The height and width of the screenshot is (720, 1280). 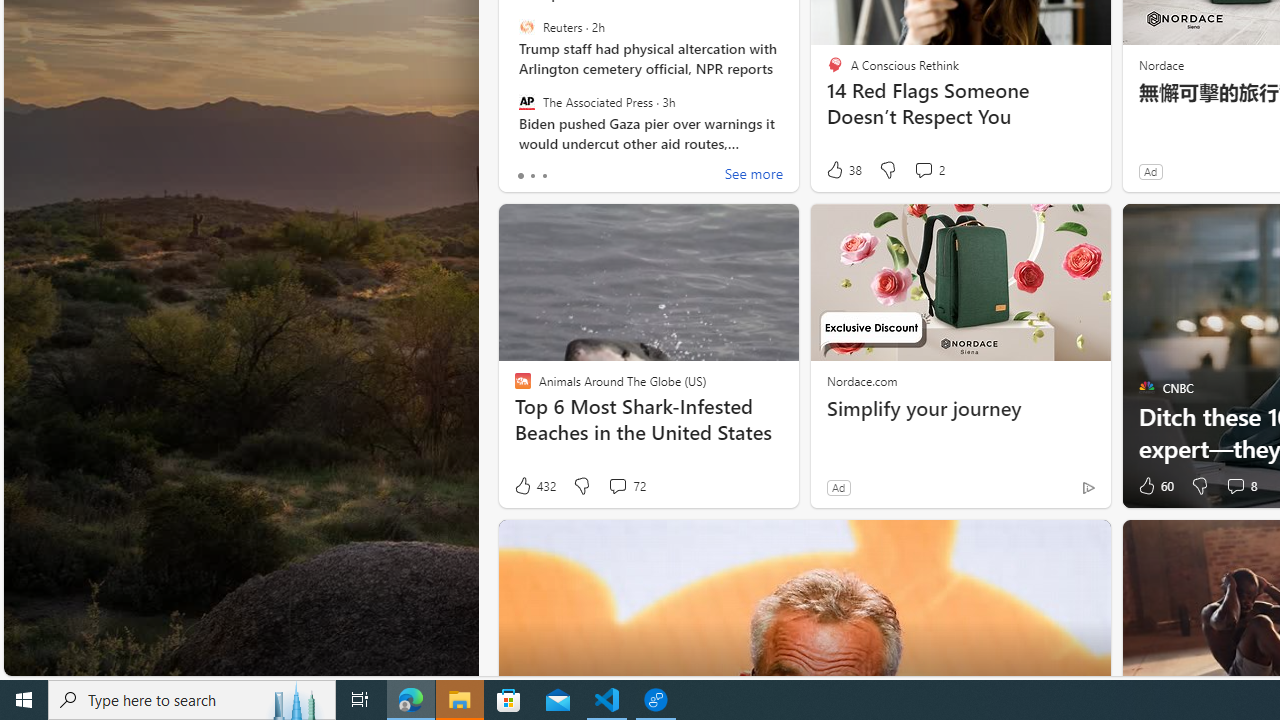 What do you see at coordinates (526, 27) in the screenshot?
I see `'Reuters'` at bounding box center [526, 27].